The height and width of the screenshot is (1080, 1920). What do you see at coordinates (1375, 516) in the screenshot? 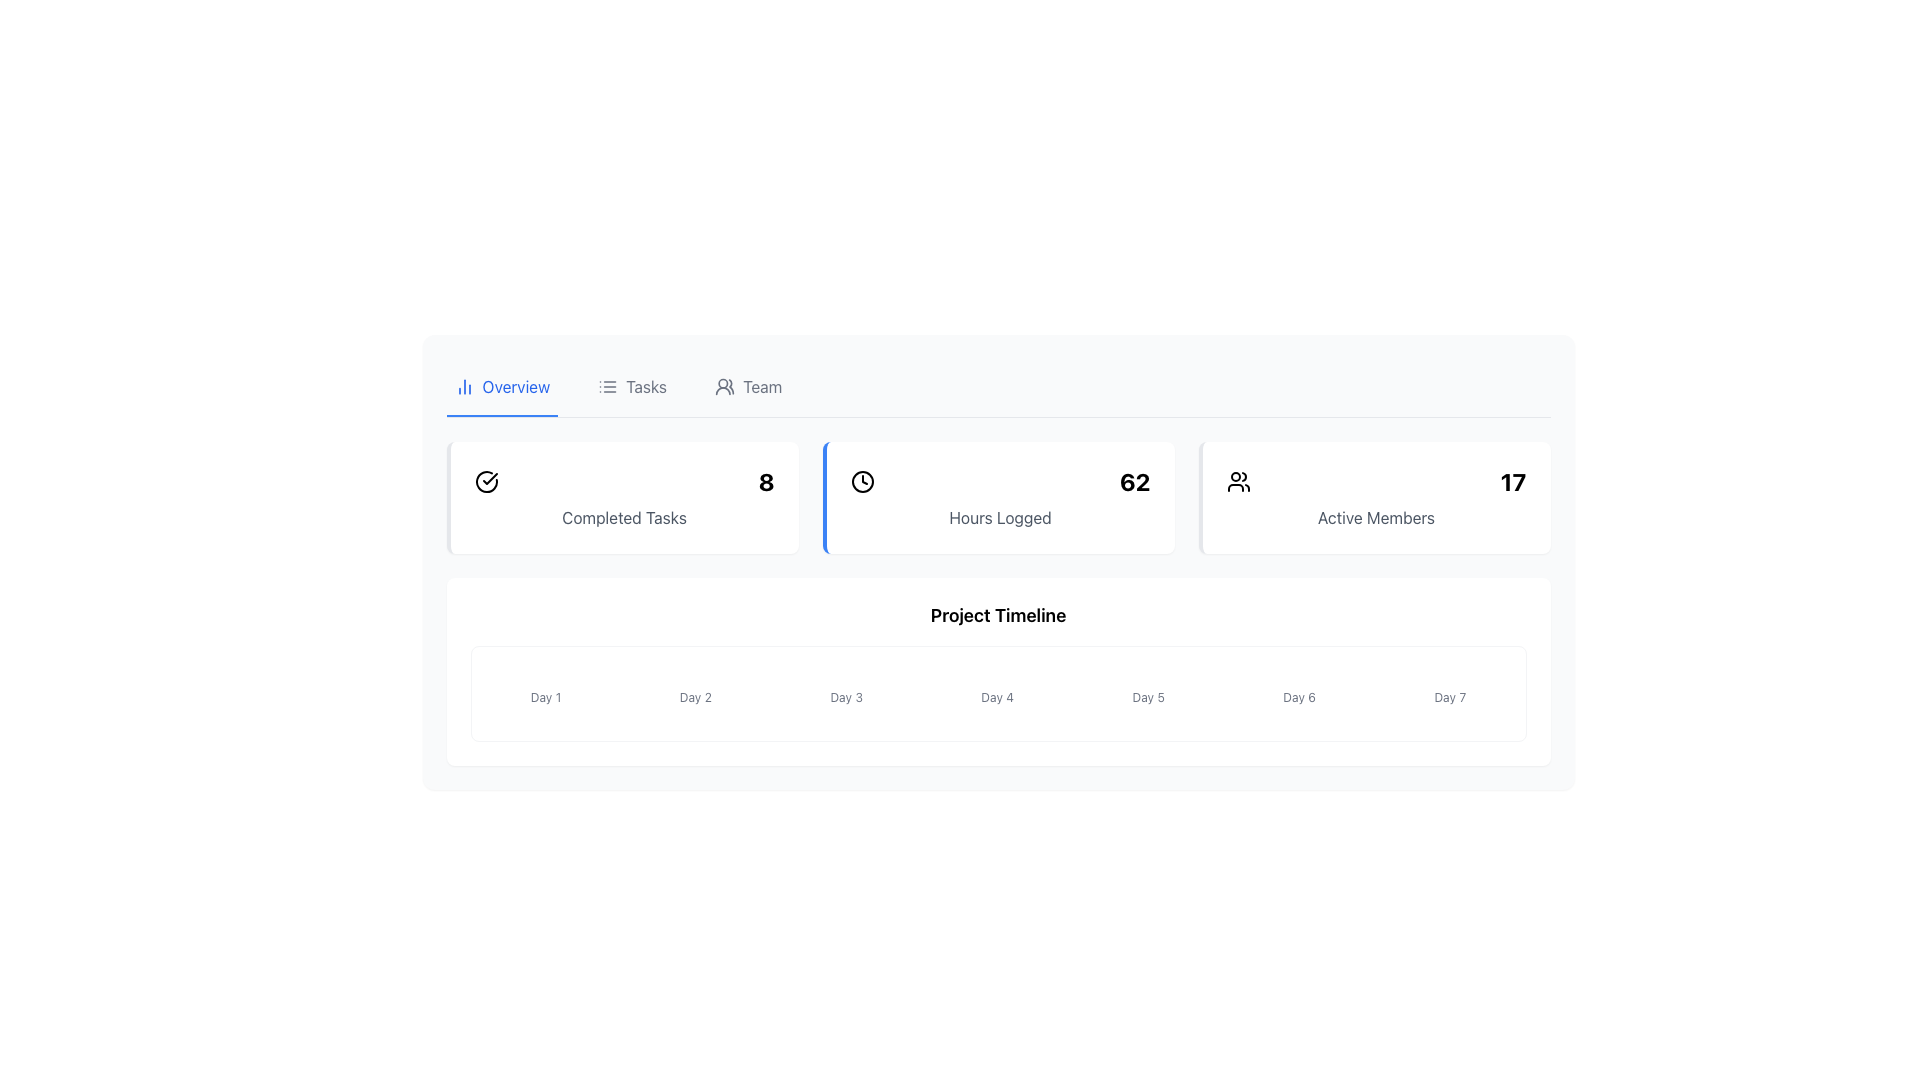
I see `the text label displaying 'Active Members' which is styled in gray font and positioned below the numerical value '17'` at bounding box center [1375, 516].